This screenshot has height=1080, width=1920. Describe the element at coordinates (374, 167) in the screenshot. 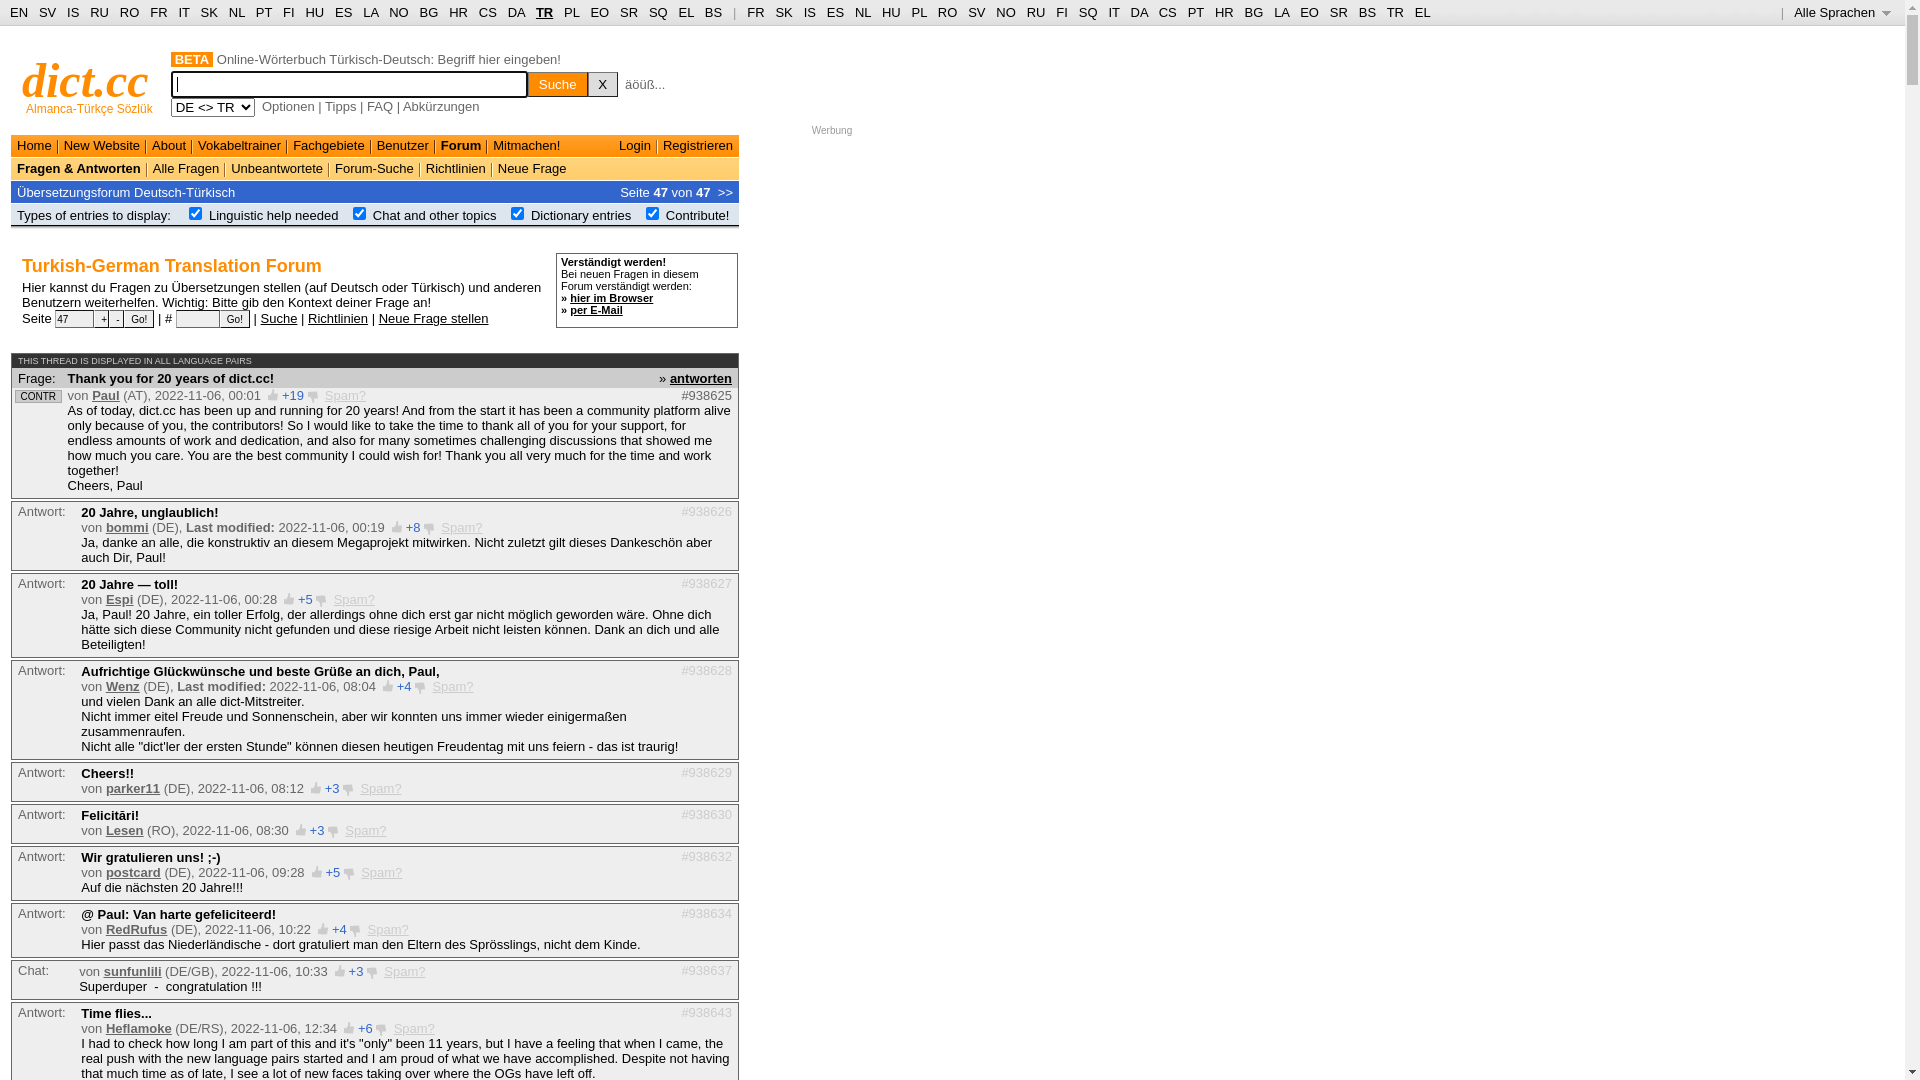

I see `'Forum-Suche'` at that location.